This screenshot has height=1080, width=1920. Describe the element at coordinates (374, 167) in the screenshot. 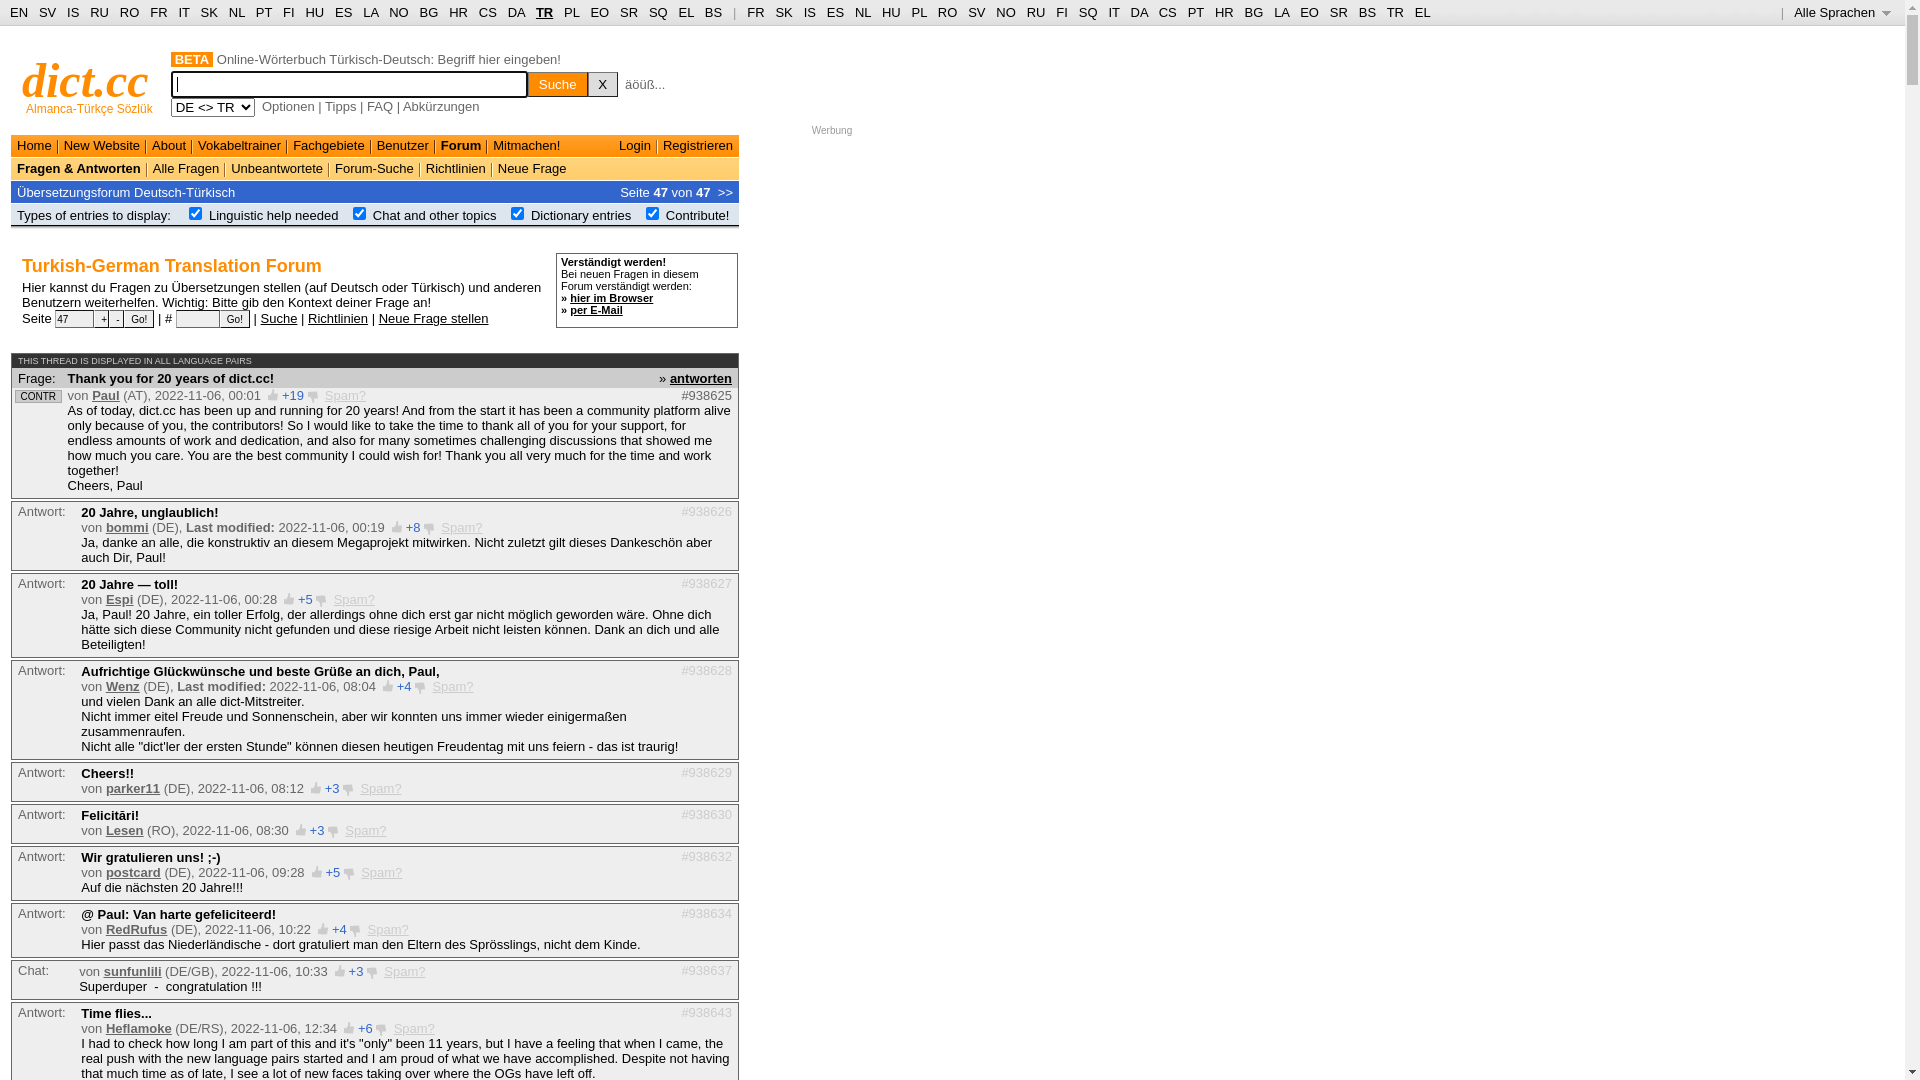

I see `'Forum-Suche'` at that location.